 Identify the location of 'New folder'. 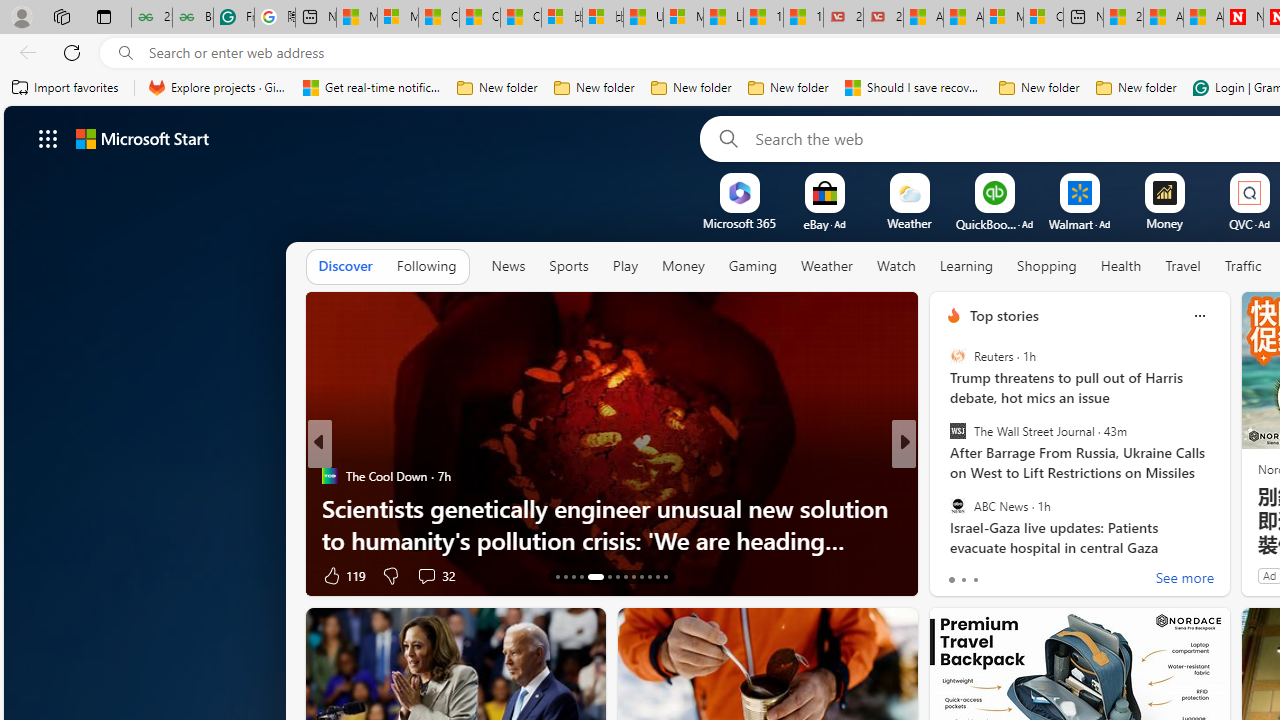
(1136, 87).